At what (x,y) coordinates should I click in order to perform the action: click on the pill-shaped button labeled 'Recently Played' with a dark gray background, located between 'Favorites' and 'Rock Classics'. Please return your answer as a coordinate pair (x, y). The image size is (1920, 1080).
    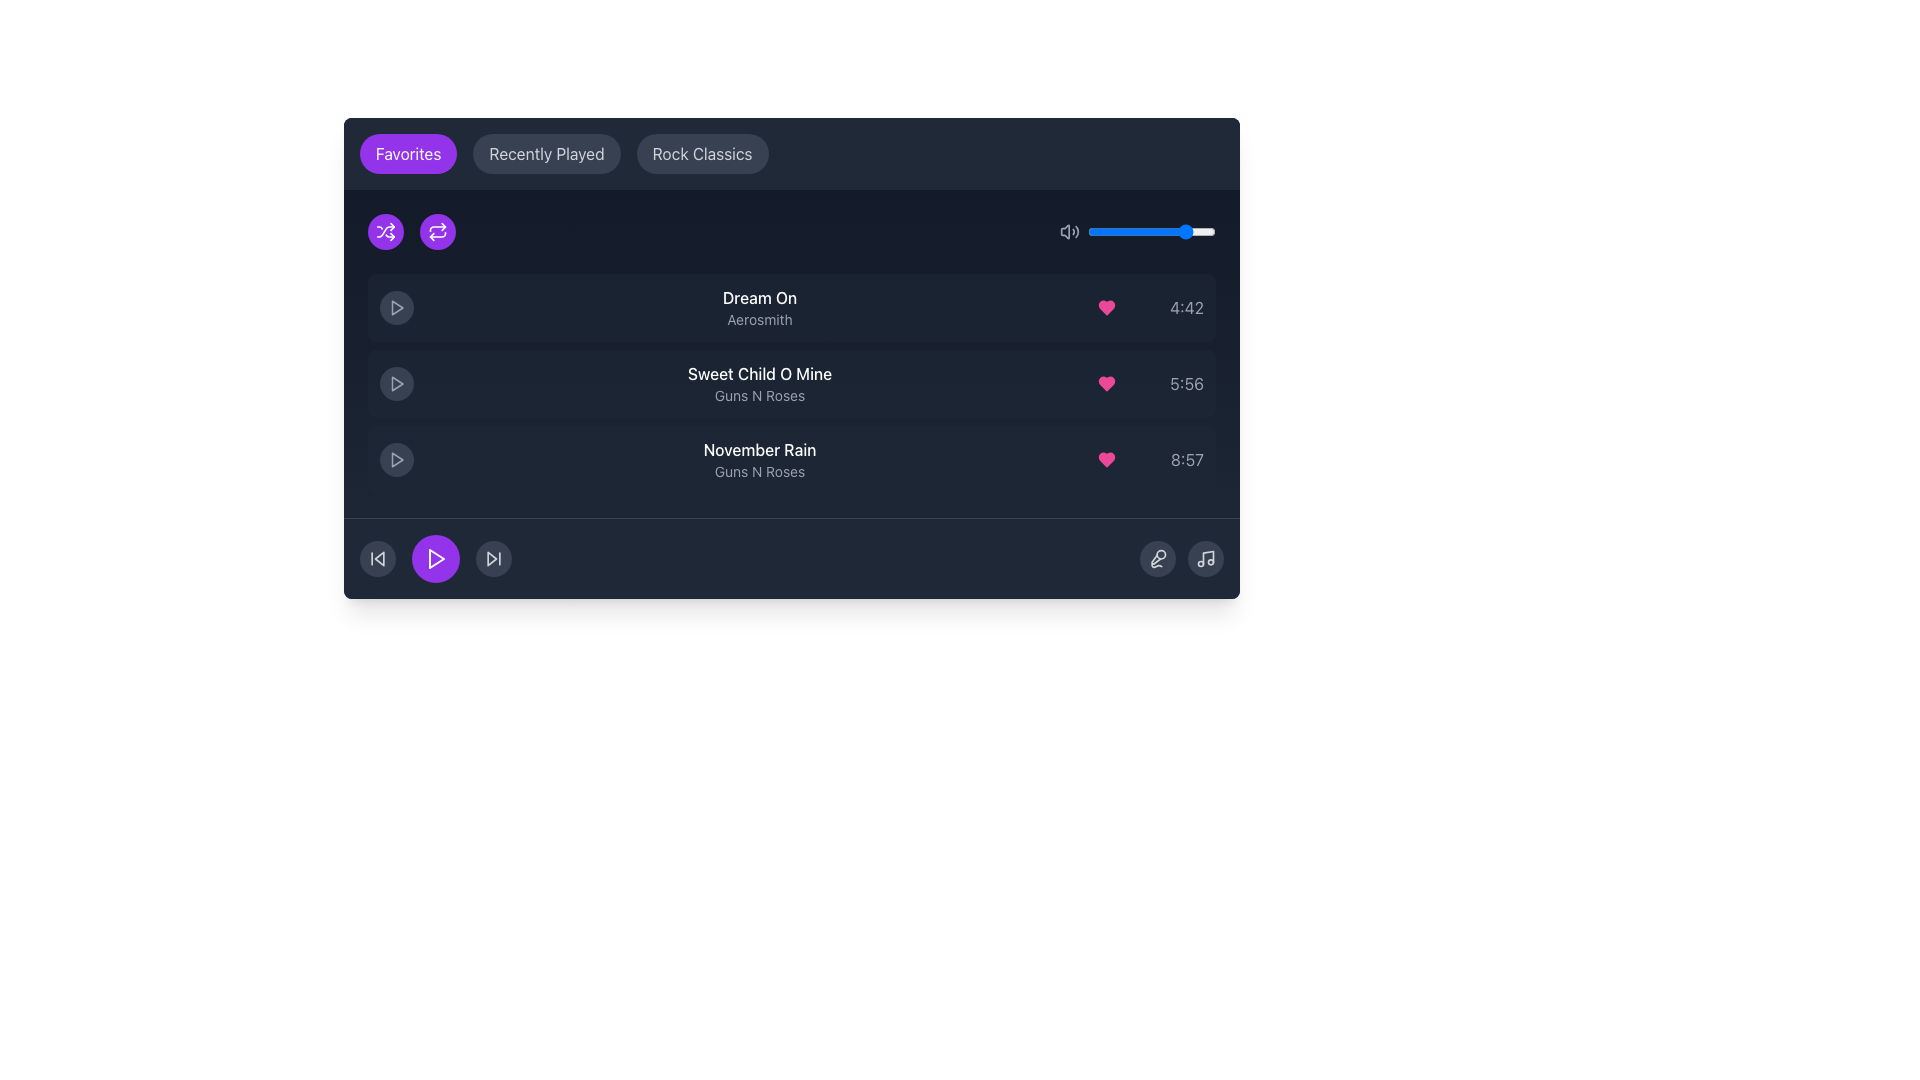
    Looking at the image, I should click on (547, 153).